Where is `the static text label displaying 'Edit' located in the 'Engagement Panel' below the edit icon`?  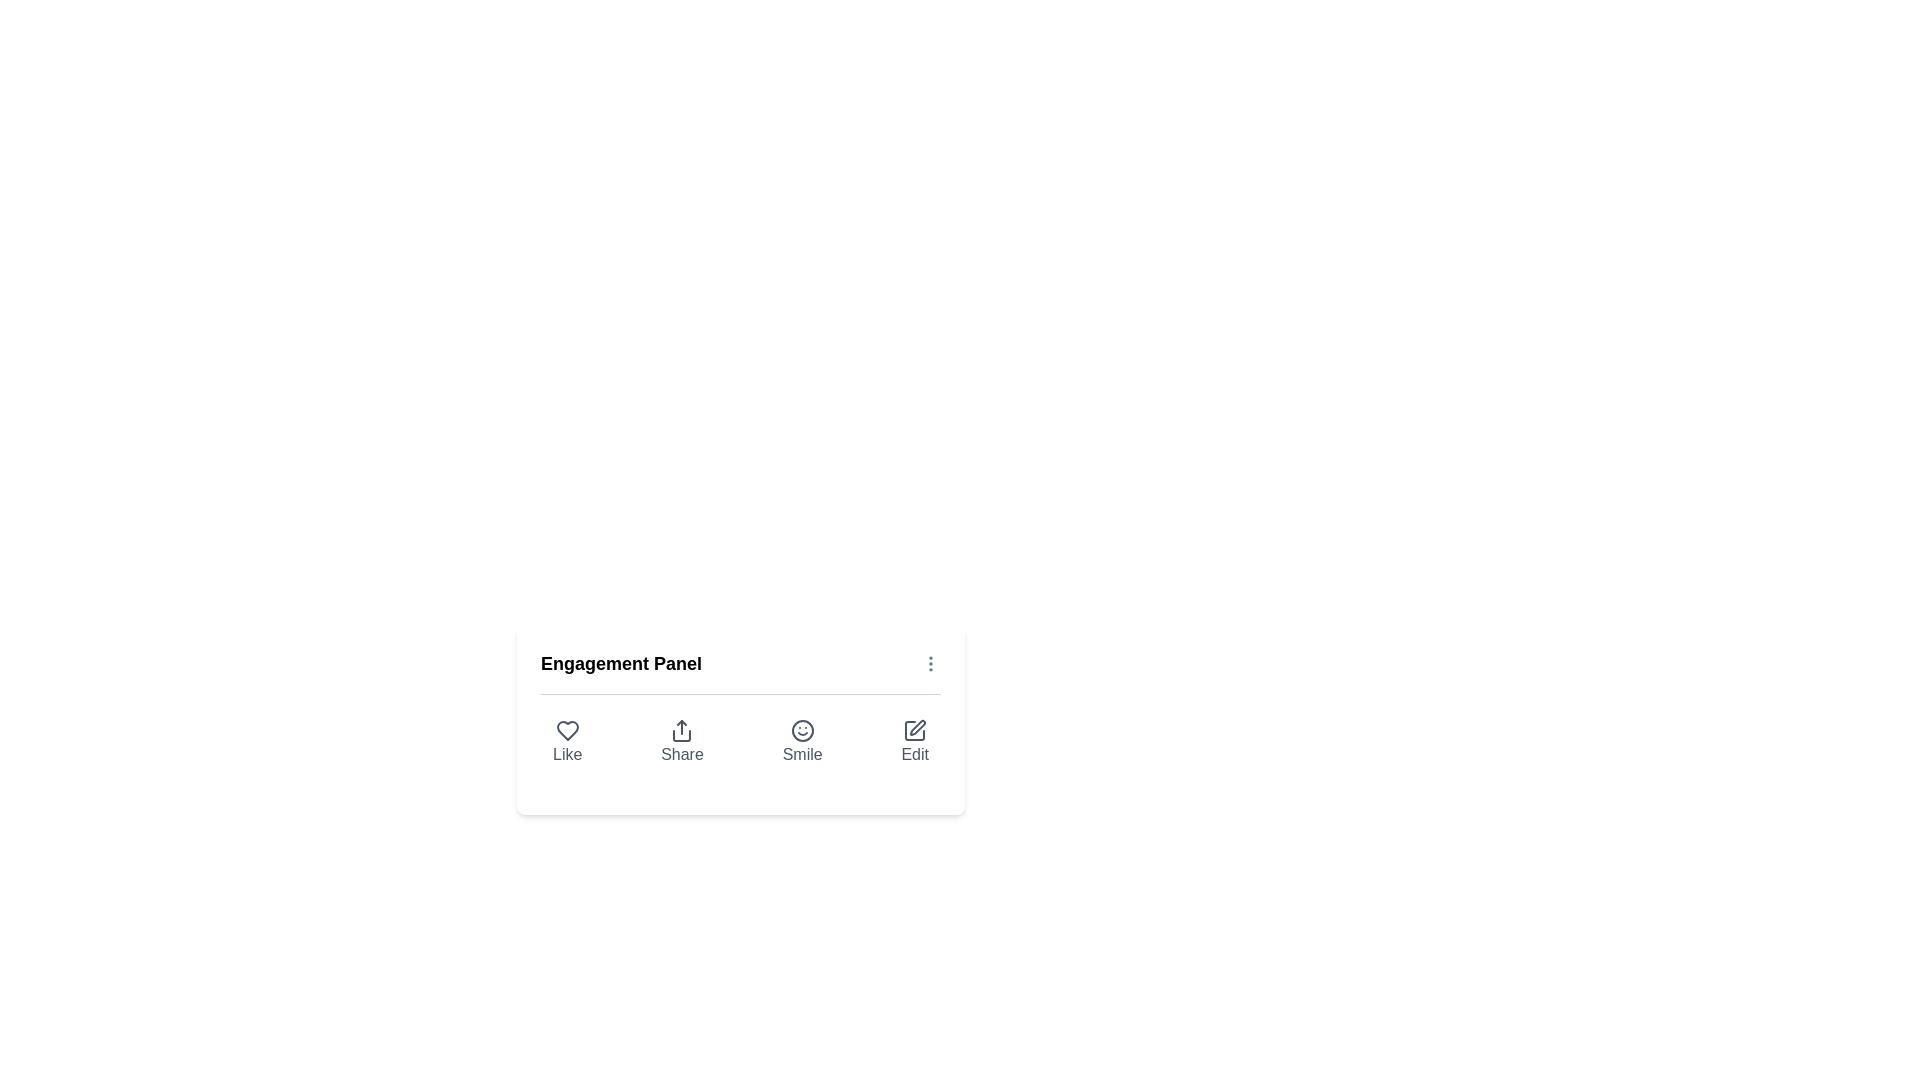
the static text label displaying 'Edit' located in the 'Engagement Panel' below the edit icon is located at coordinates (914, 755).